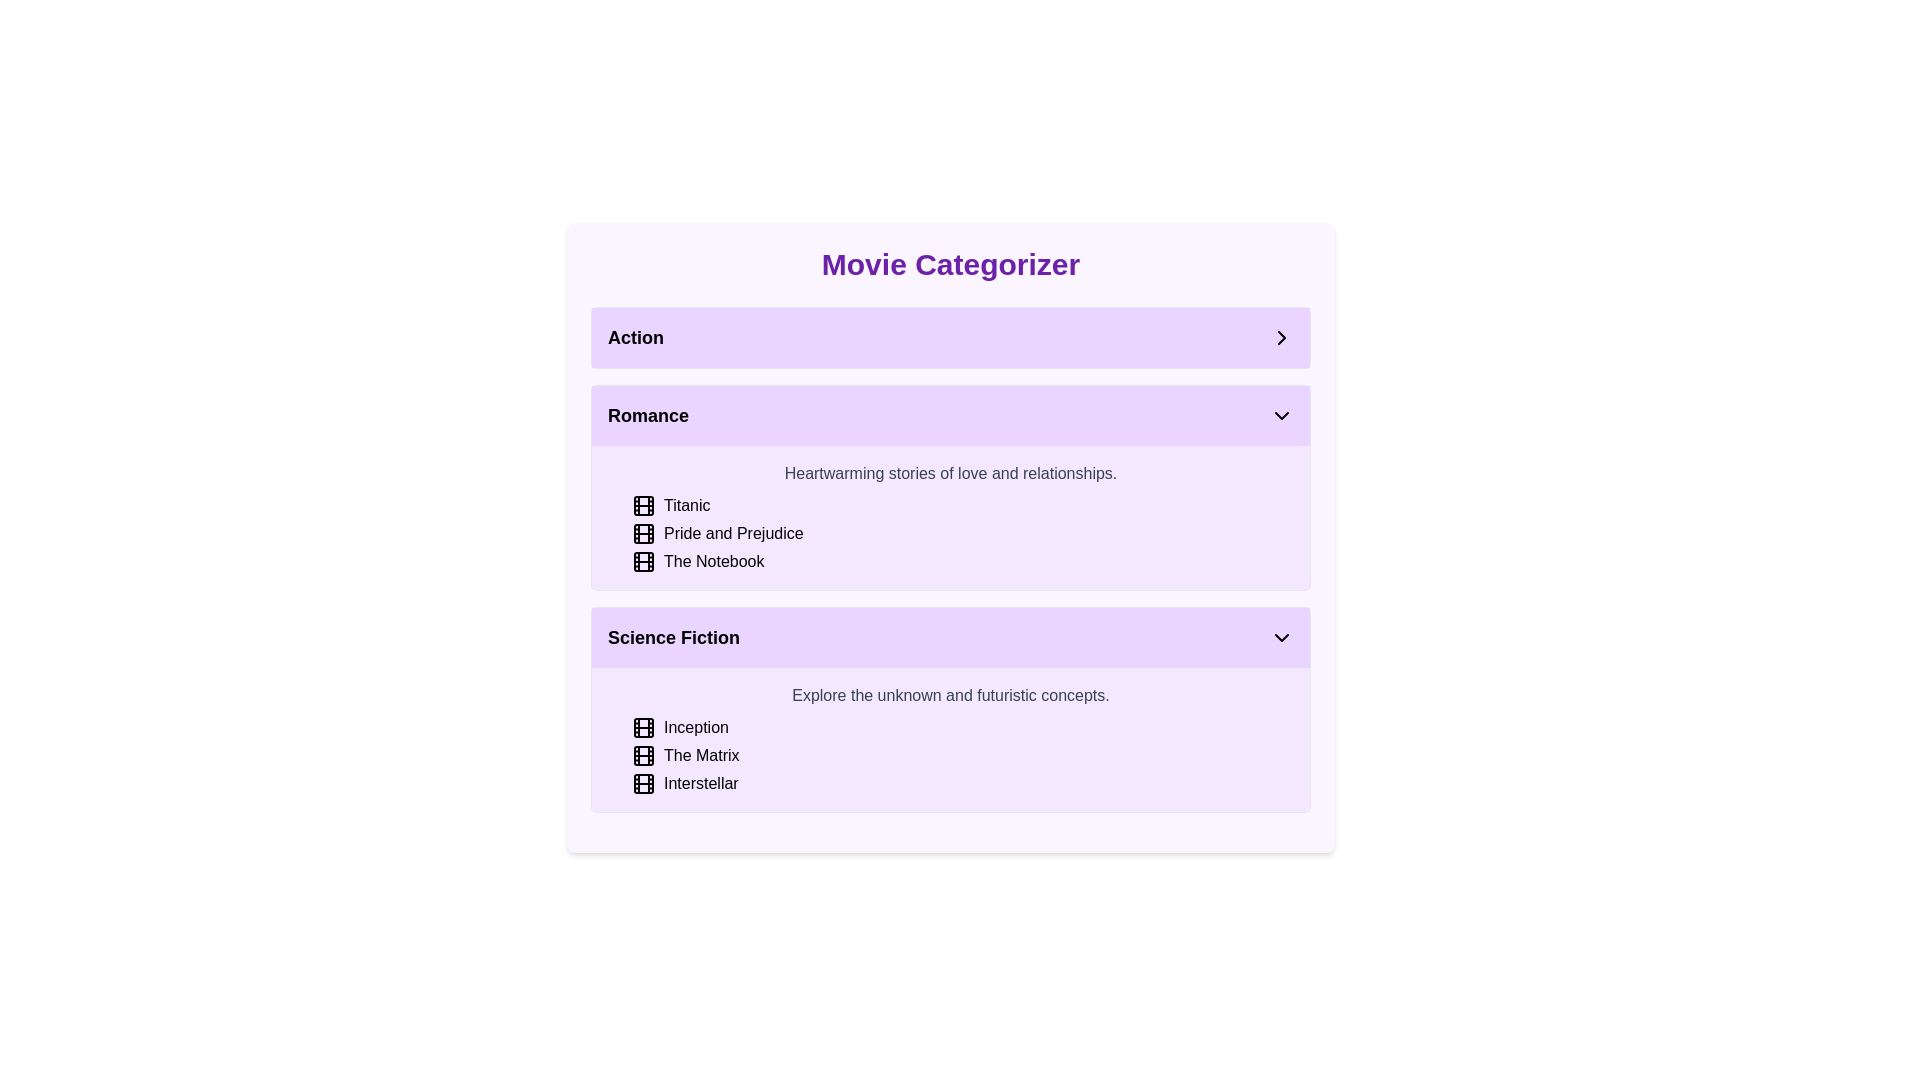 The width and height of the screenshot is (1920, 1080). I want to click on the small rectangle with rounded corners styled as part of the SVG graphic, representing a filmstrip segment adjacent to the text label for 'Inception' in the 'Science Fiction' category, so click(643, 728).